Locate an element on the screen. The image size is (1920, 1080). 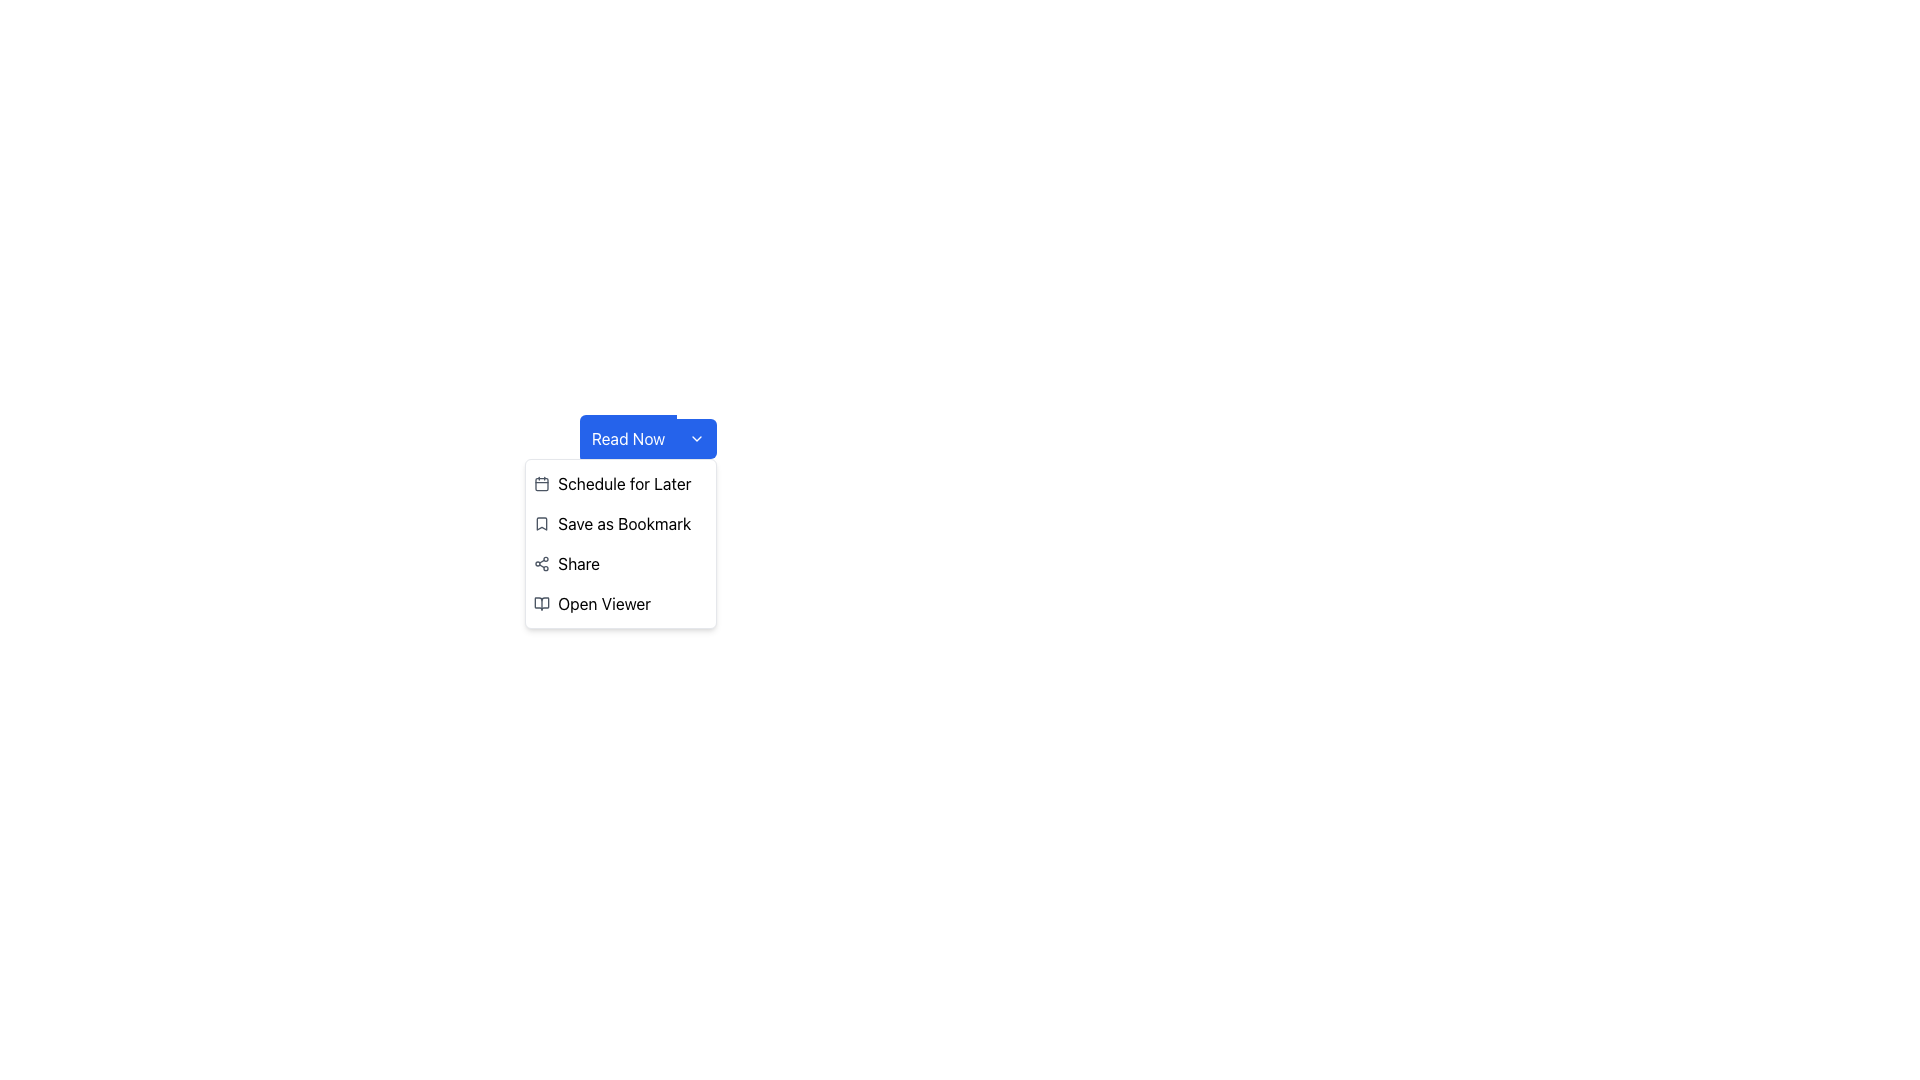
the 'Save as Bookmark' option in the dropdown menu, which has a white background and rounded corners, and is part of a larger group with the blue primary button labeled 'Read Now' is located at coordinates (648, 547).